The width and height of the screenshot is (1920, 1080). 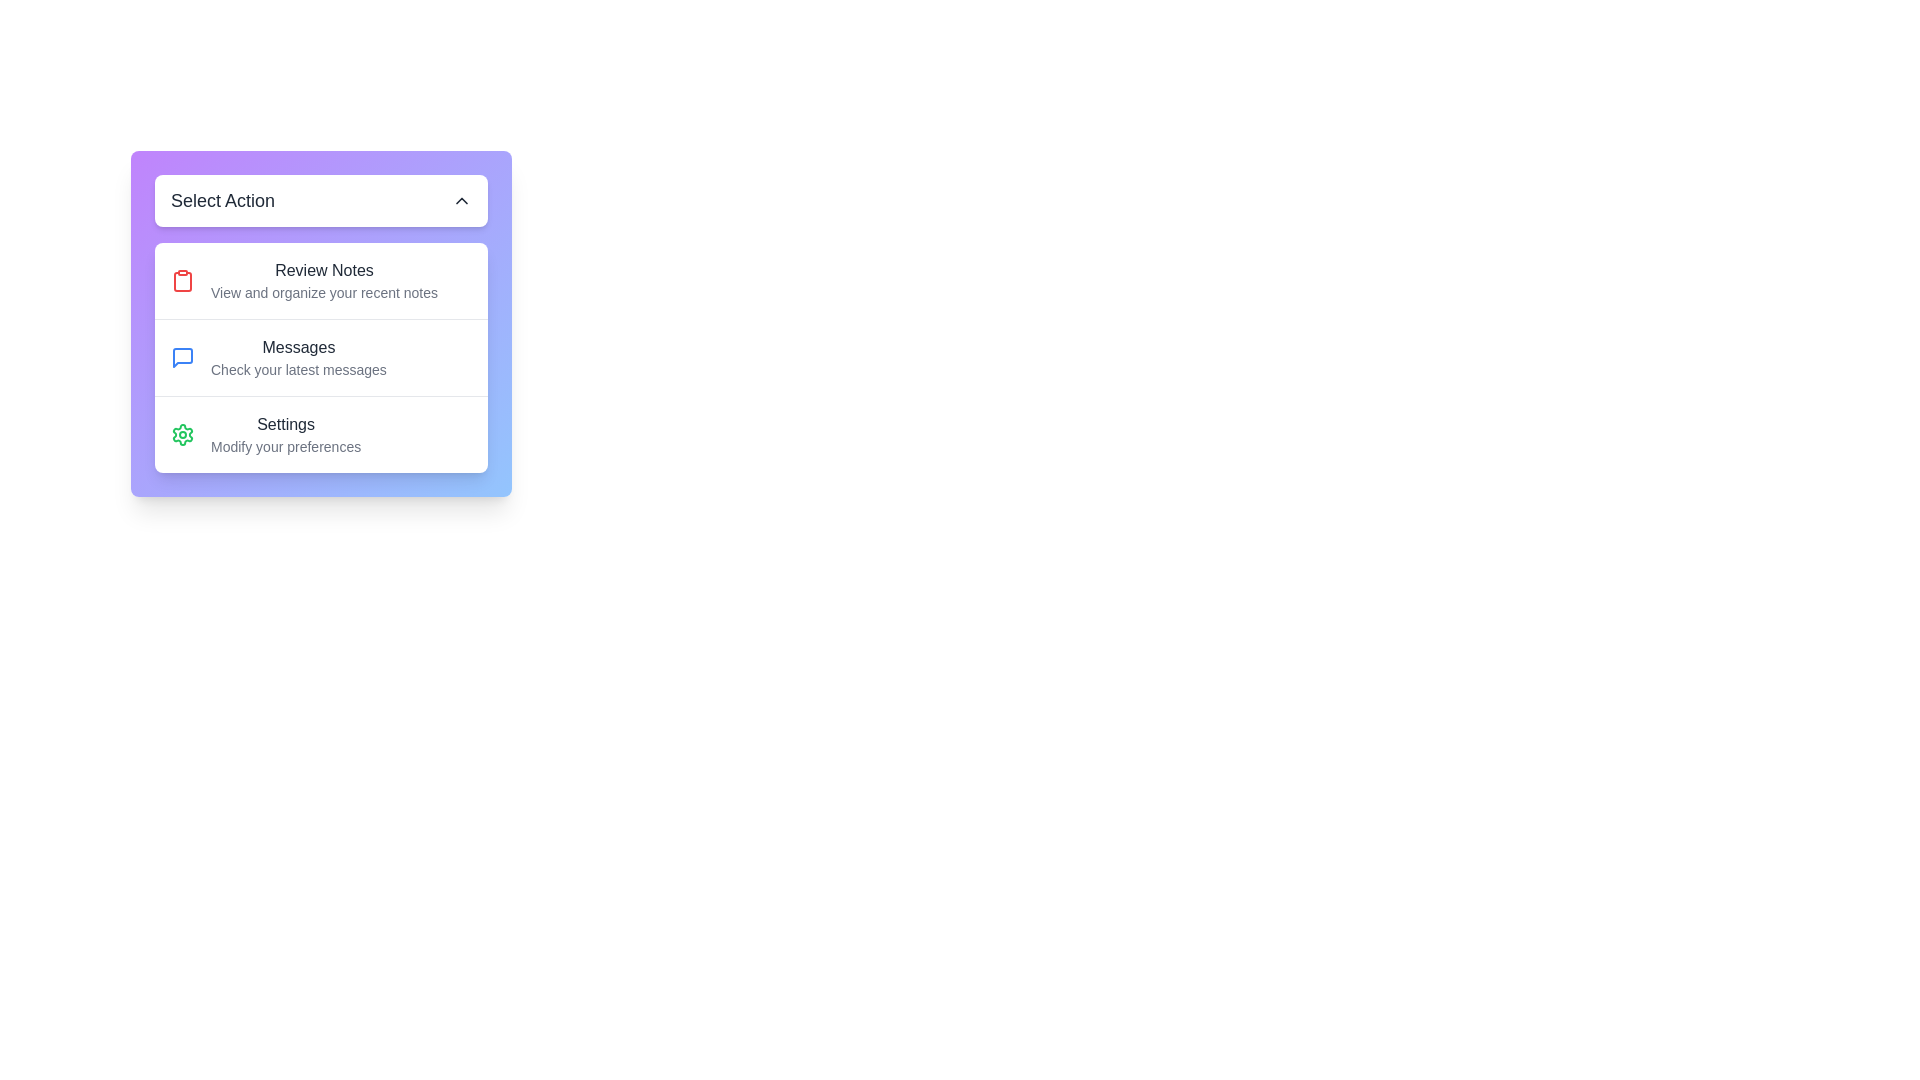 What do you see at coordinates (182, 434) in the screenshot?
I see `the settings icon located on the left side of the 'Settings' row in the vertical list by clicking on it` at bounding box center [182, 434].